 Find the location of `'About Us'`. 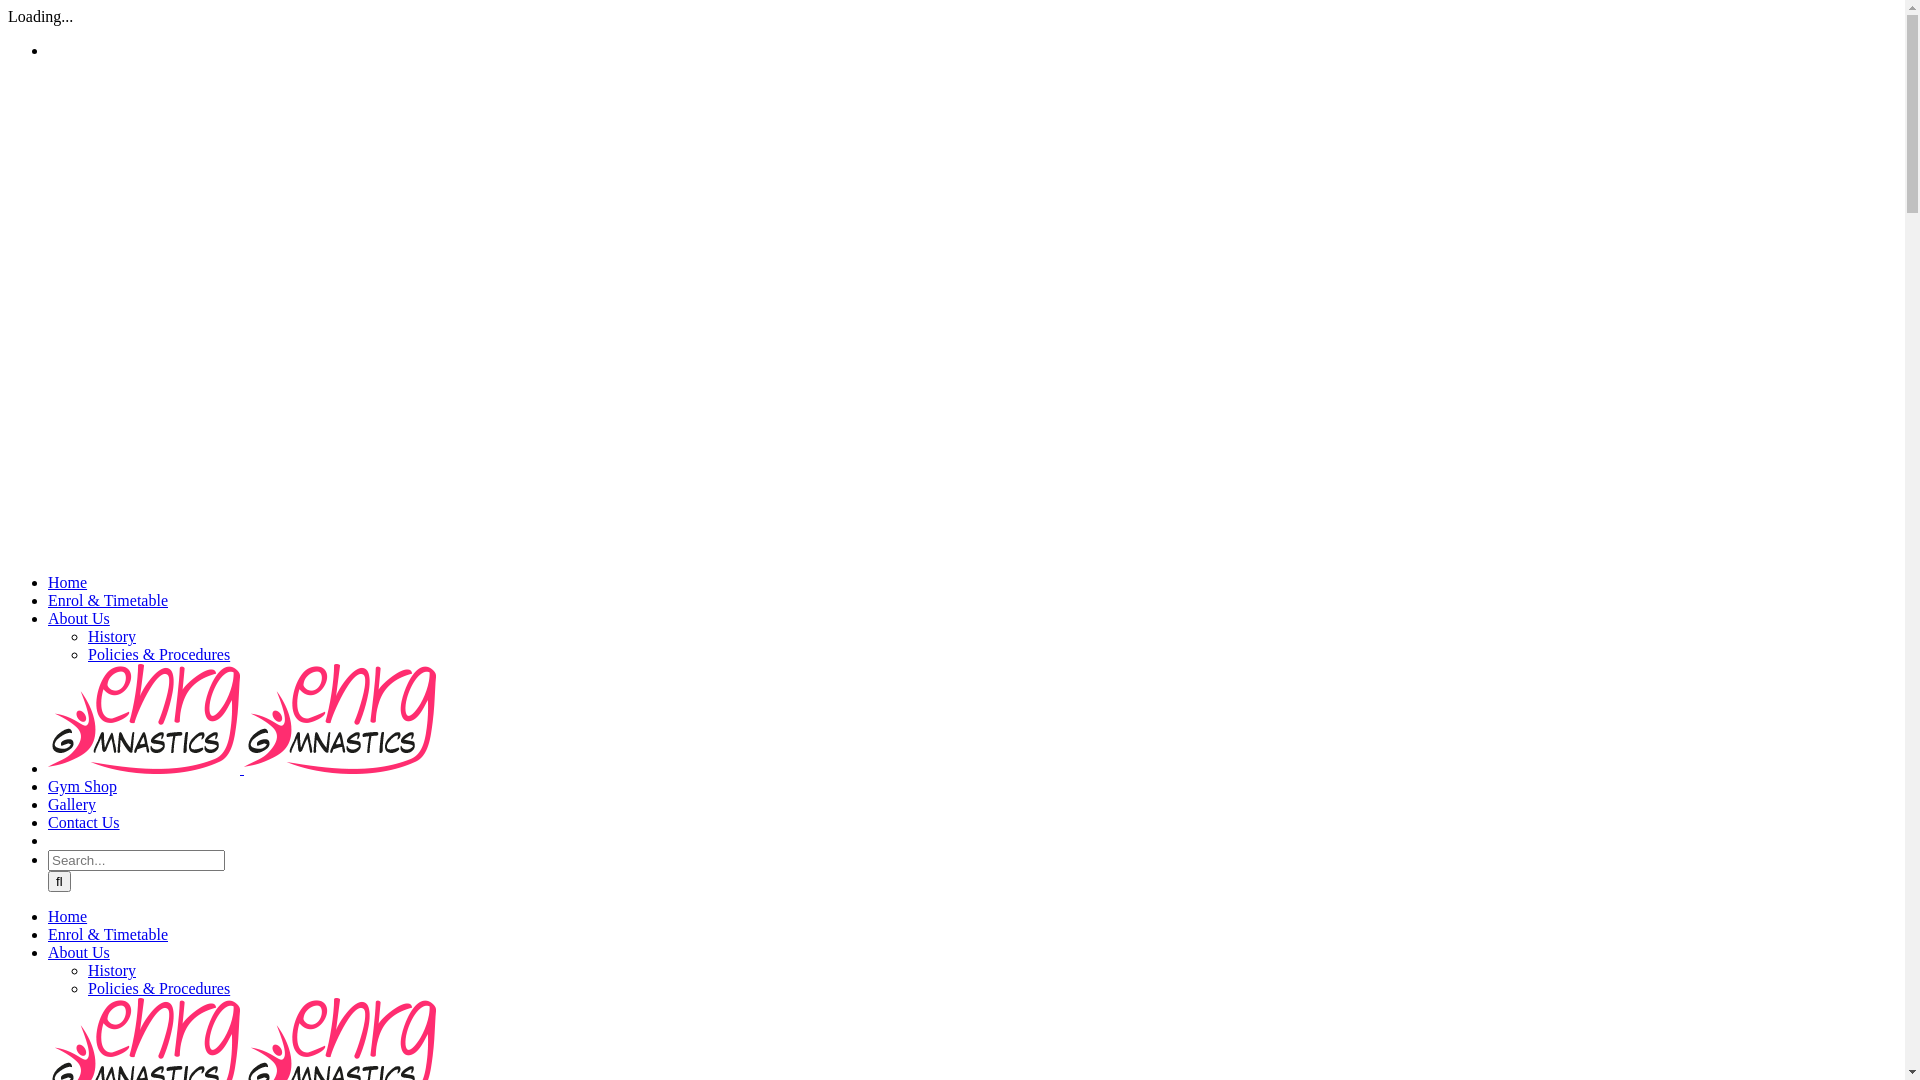

'About Us' is located at coordinates (48, 617).